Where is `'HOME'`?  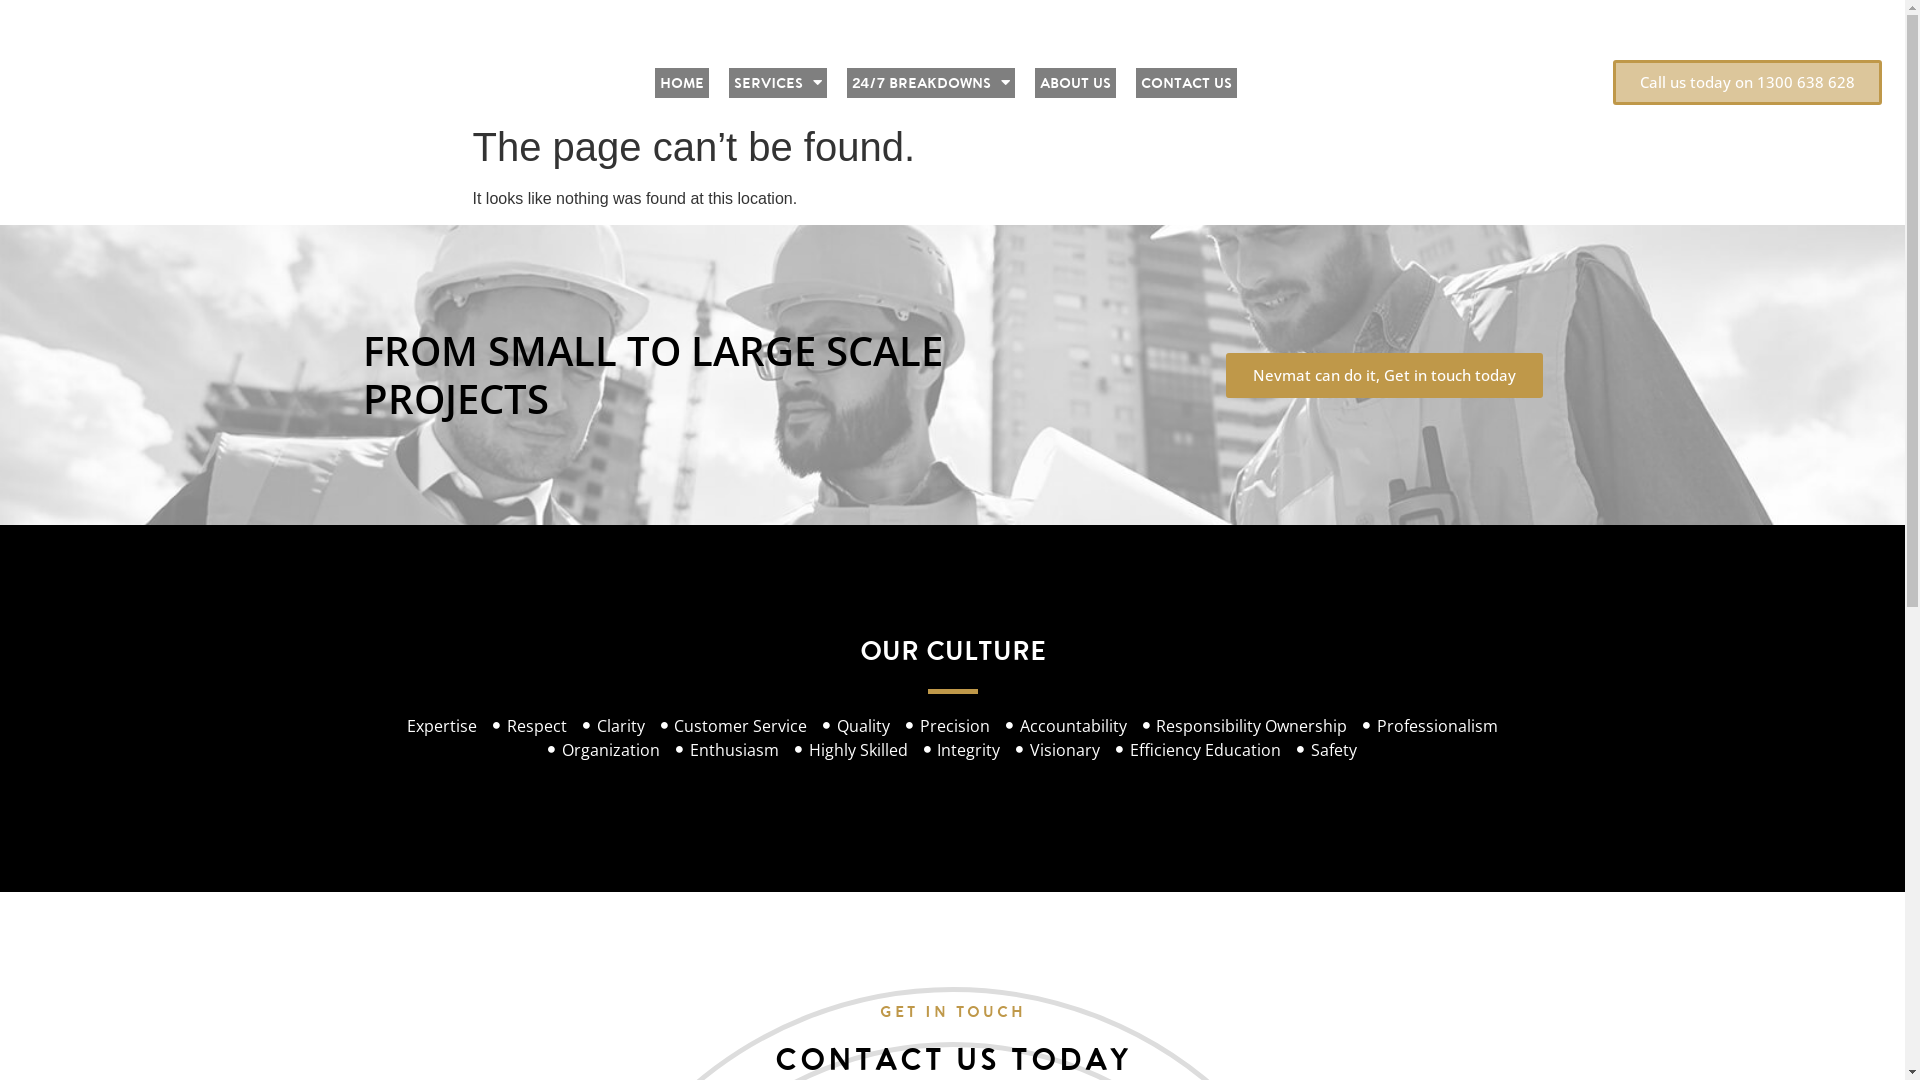 'HOME' is located at coordinates (681, 82).